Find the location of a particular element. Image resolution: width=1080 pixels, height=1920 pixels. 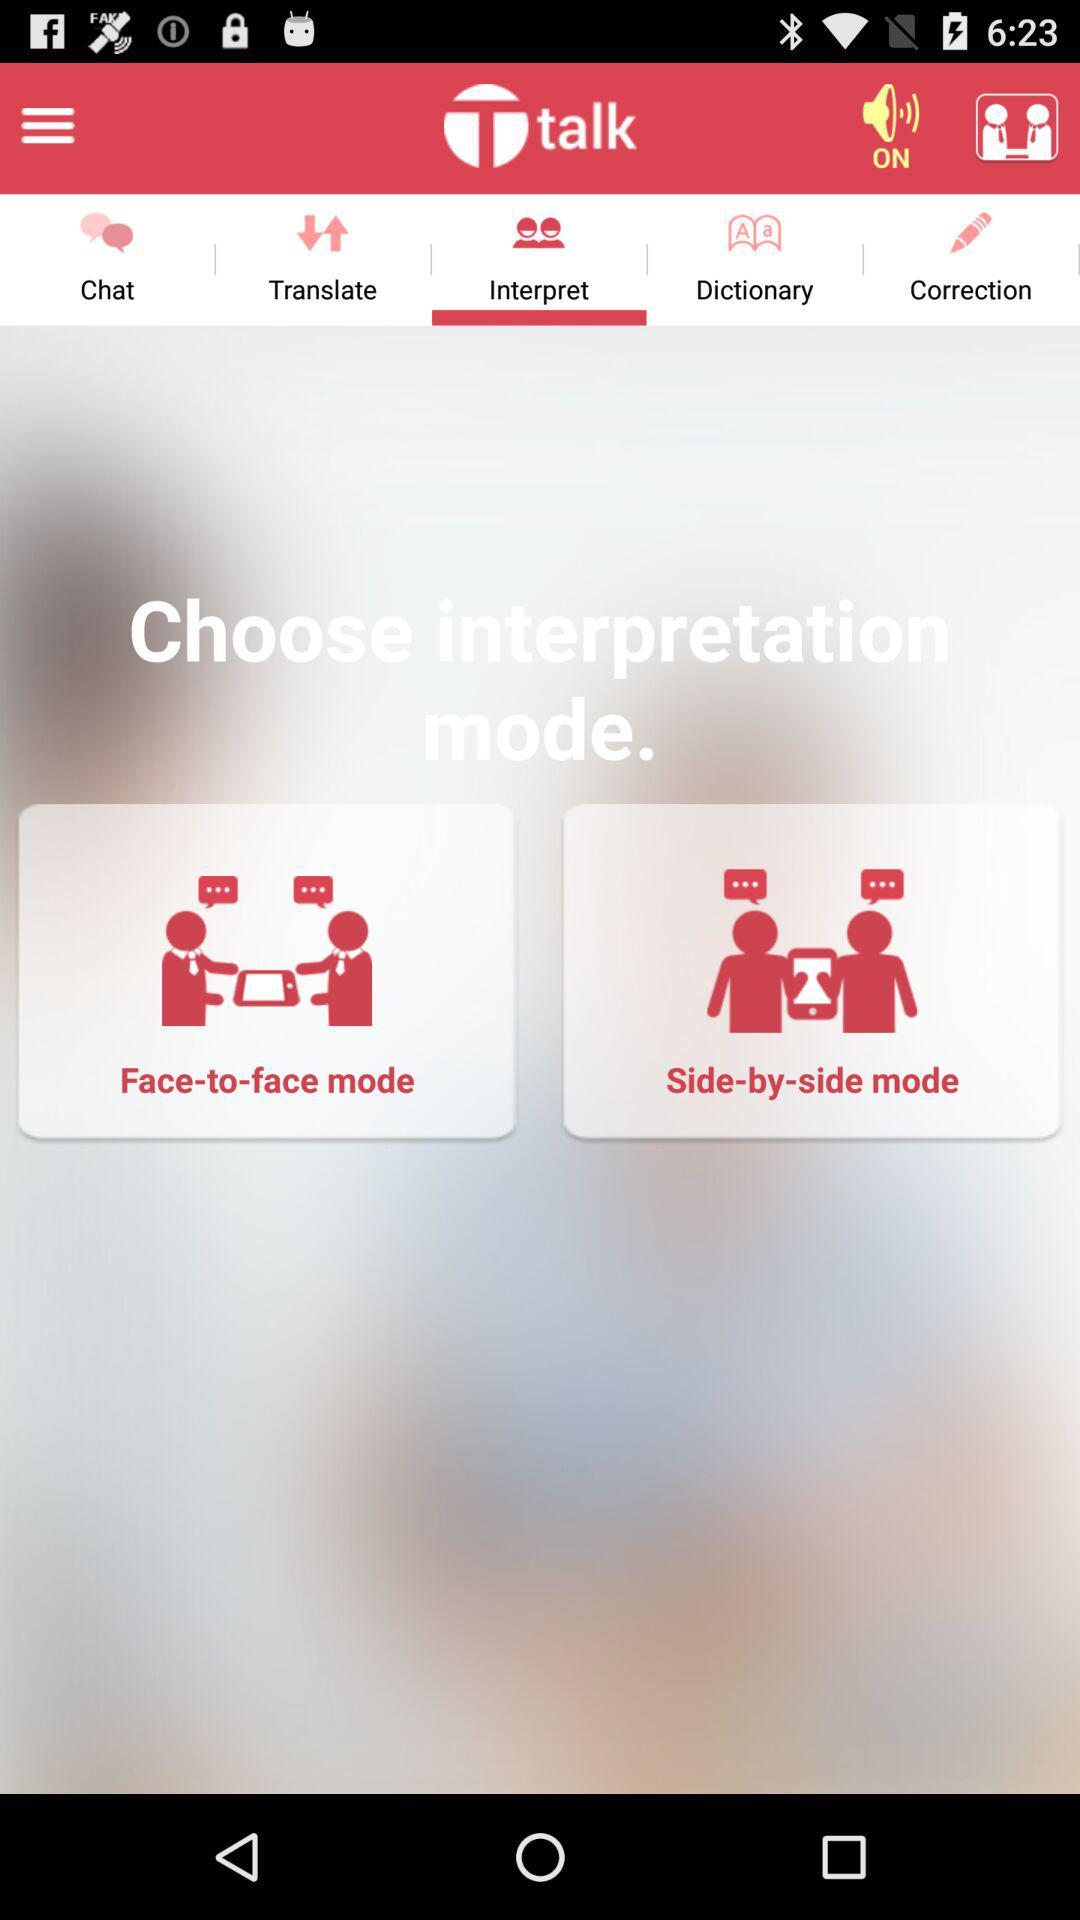

the image which is above the sidebyside mode option is located at coordinates (812, 949).